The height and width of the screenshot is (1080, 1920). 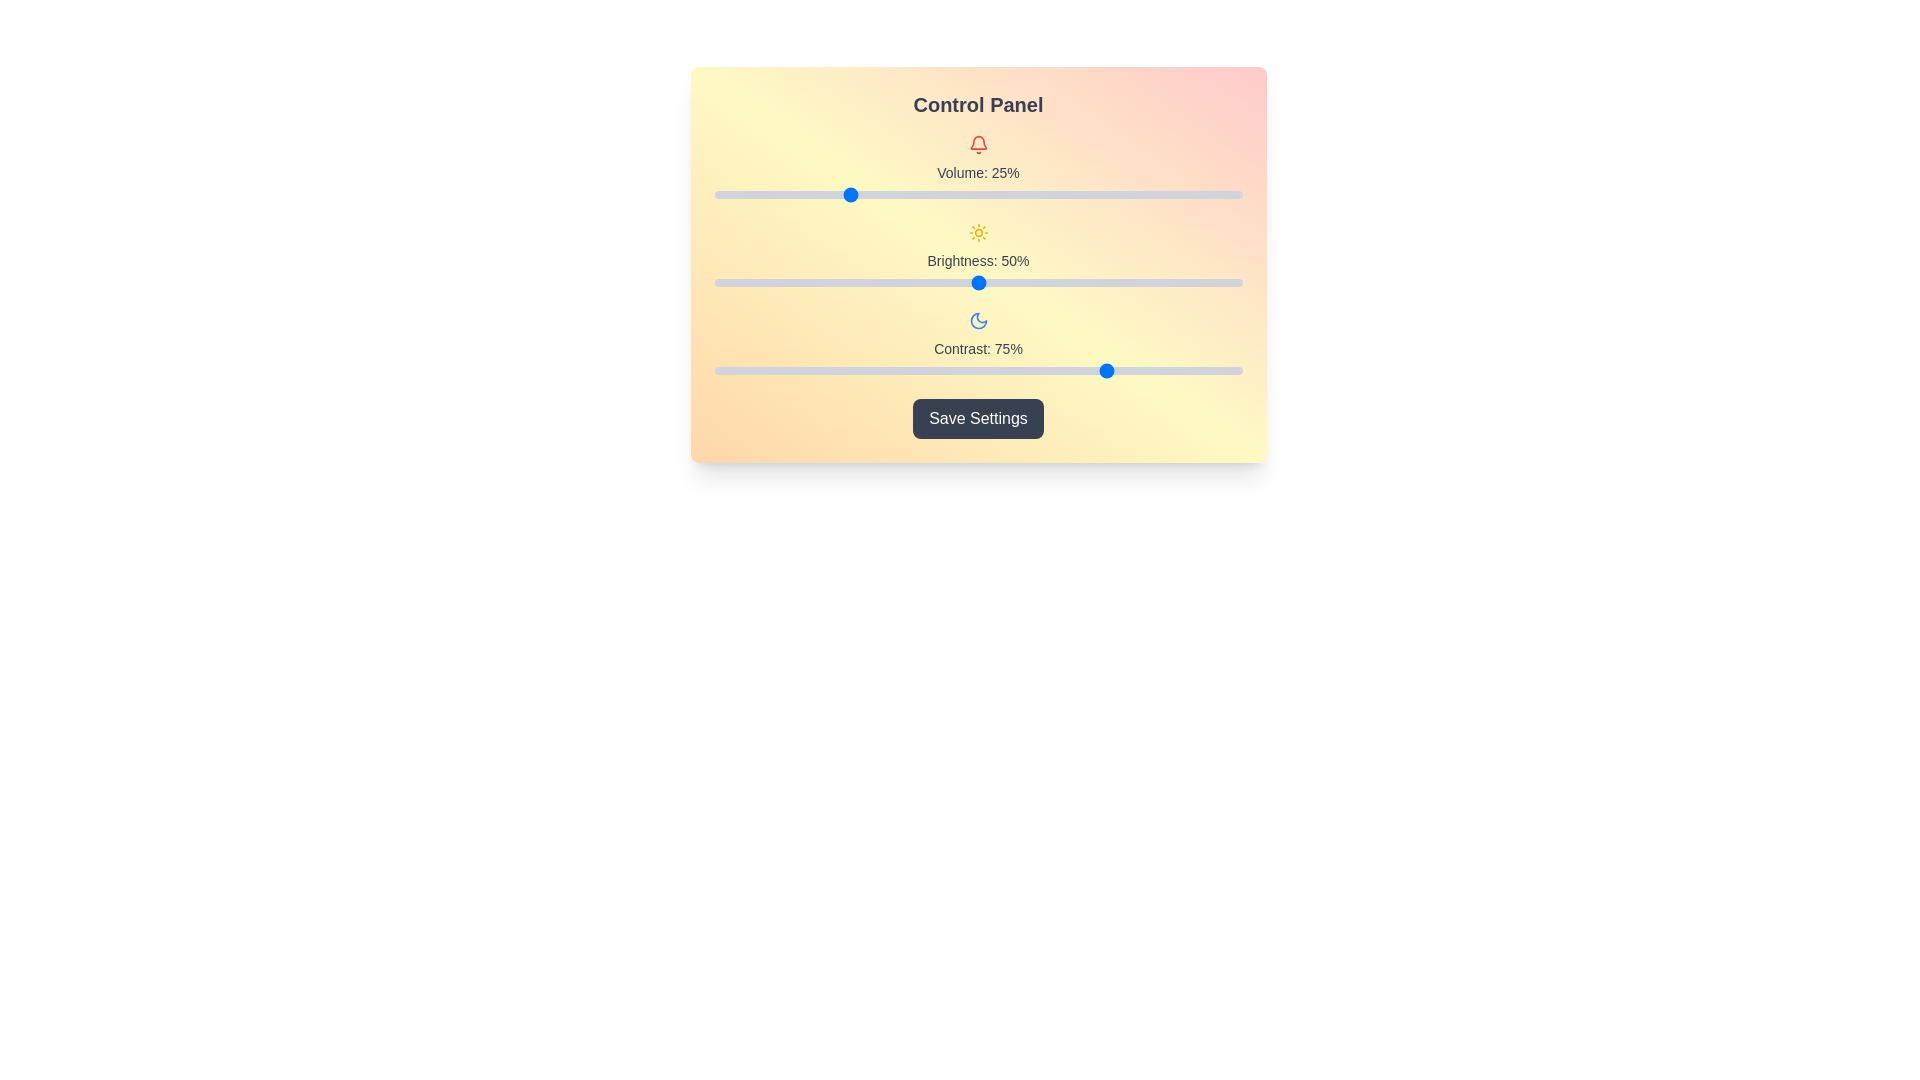 I want to click on the volume, so click(x=714, y=195).